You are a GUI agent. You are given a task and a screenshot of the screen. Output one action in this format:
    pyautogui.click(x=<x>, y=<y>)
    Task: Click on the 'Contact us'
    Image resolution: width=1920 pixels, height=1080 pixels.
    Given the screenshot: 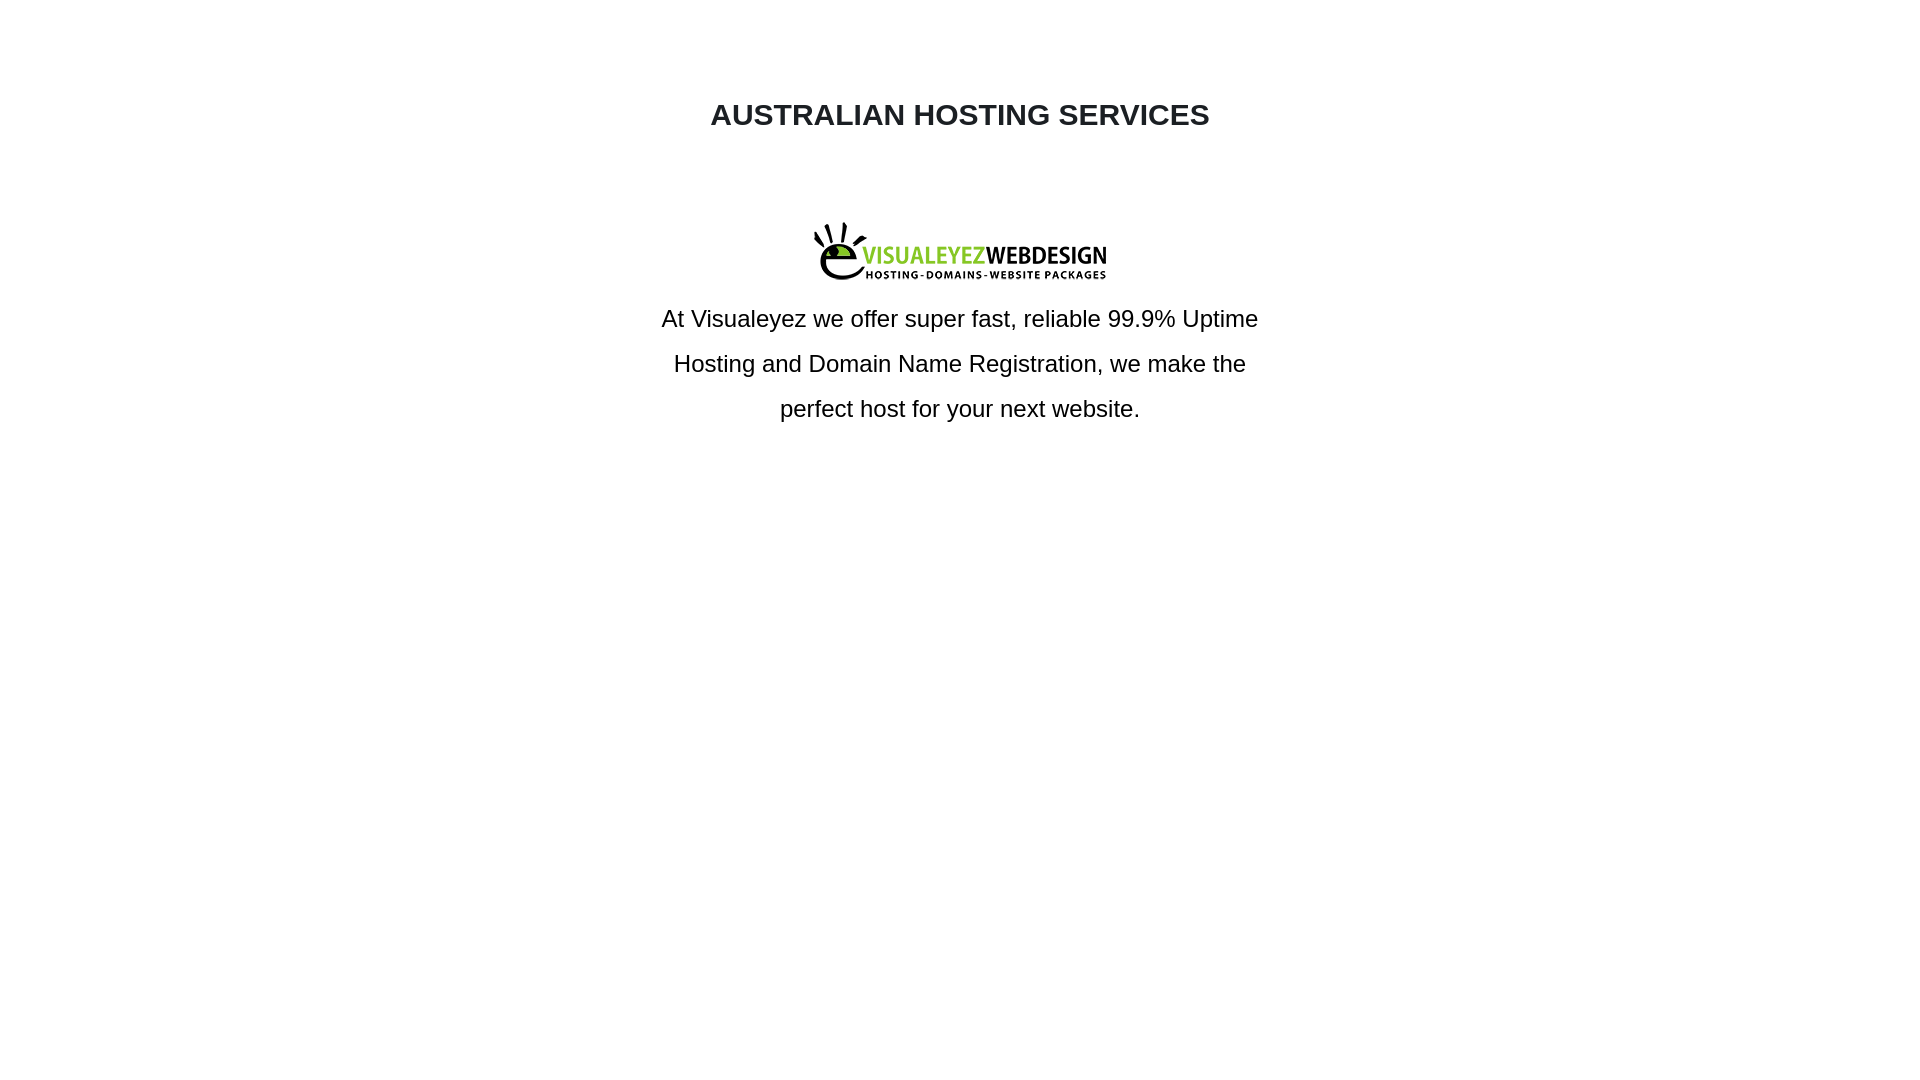 What is the action you would take?
    pyautogui.click(x=960, y=536)
    